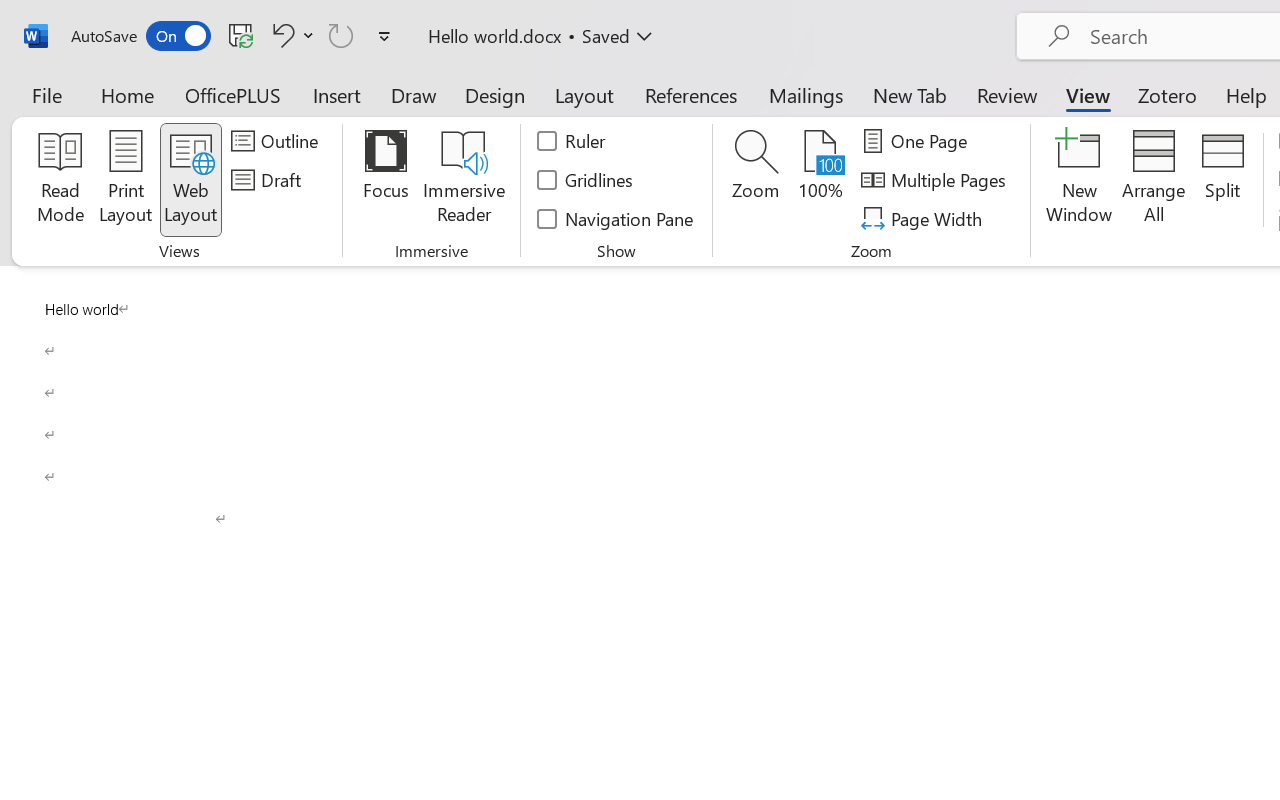  What do you see at coordinates (495, 94) in the screenshot?
I see `'Design'` at bounding box center [495, 94].